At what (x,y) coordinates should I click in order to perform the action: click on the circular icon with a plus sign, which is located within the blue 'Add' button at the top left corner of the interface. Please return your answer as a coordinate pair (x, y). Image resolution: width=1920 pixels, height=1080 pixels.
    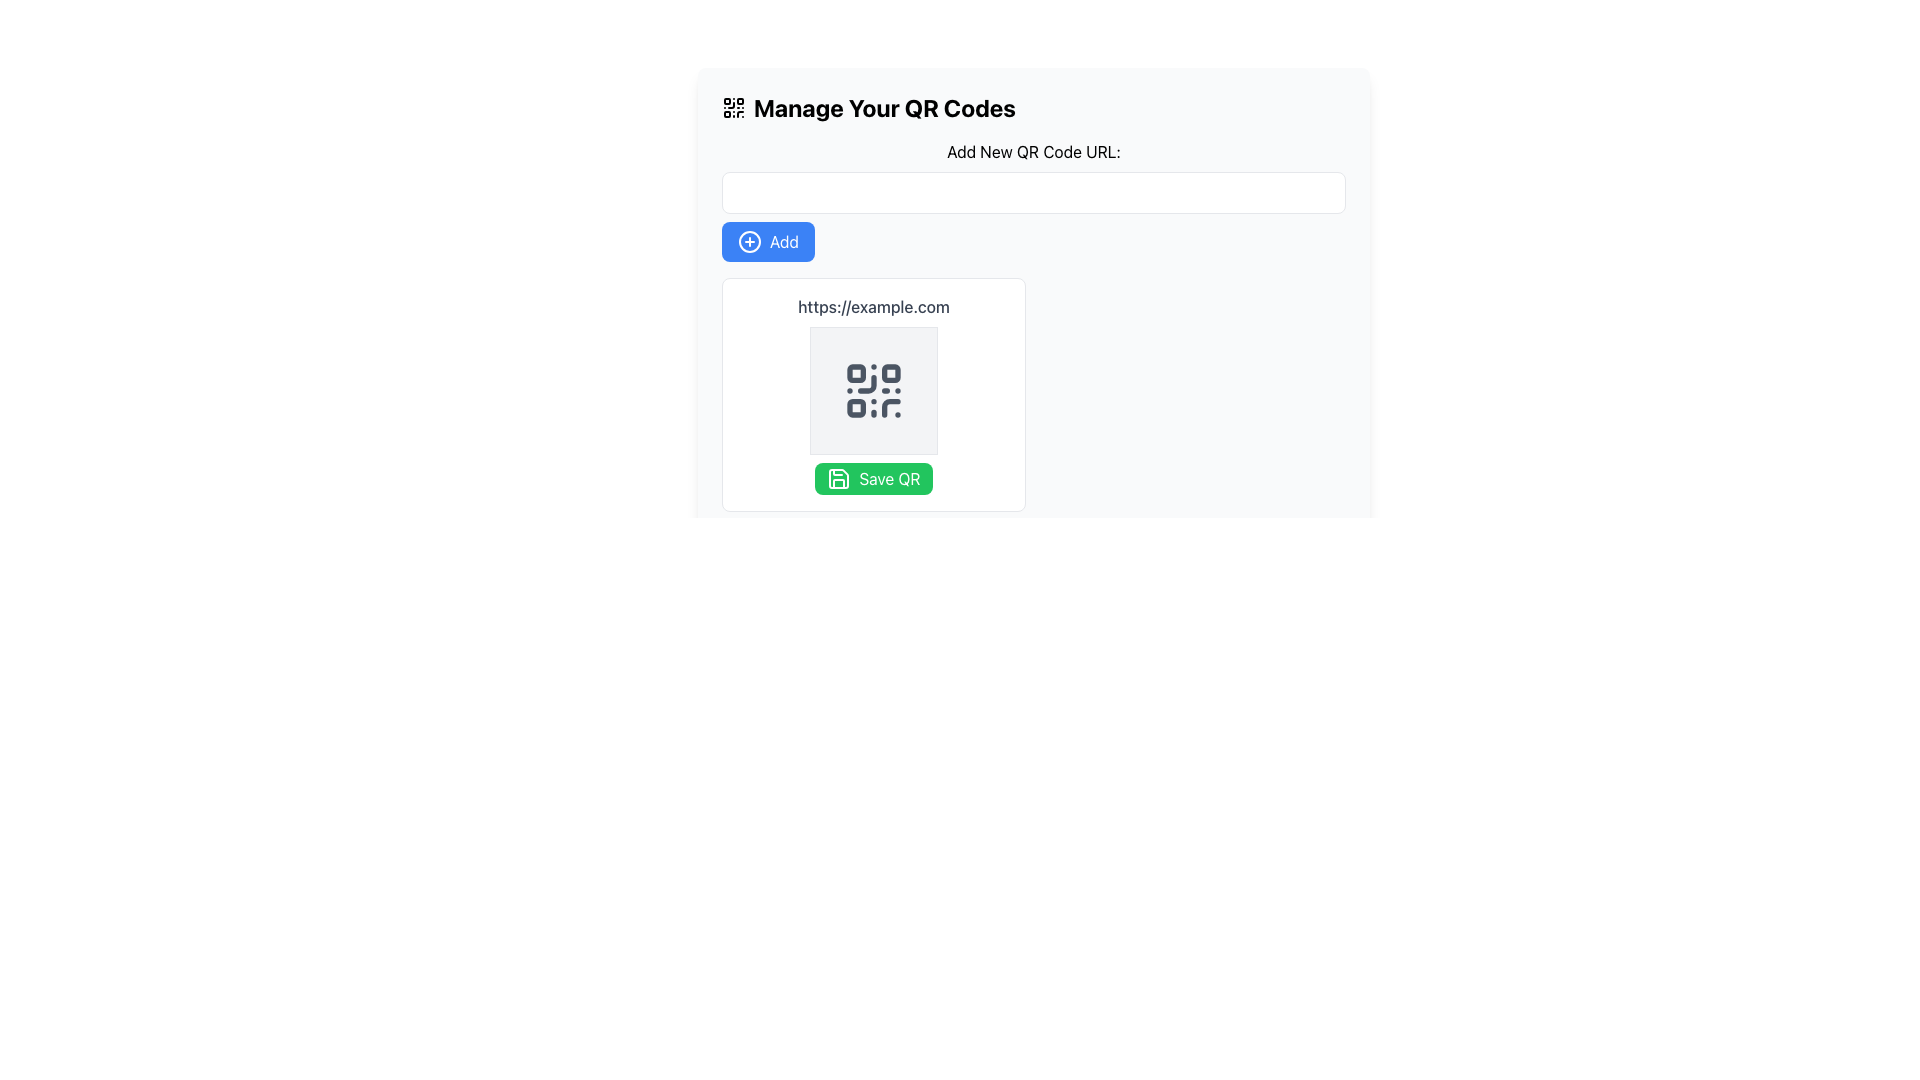
    Looking at the image, I should click on (748, 241).